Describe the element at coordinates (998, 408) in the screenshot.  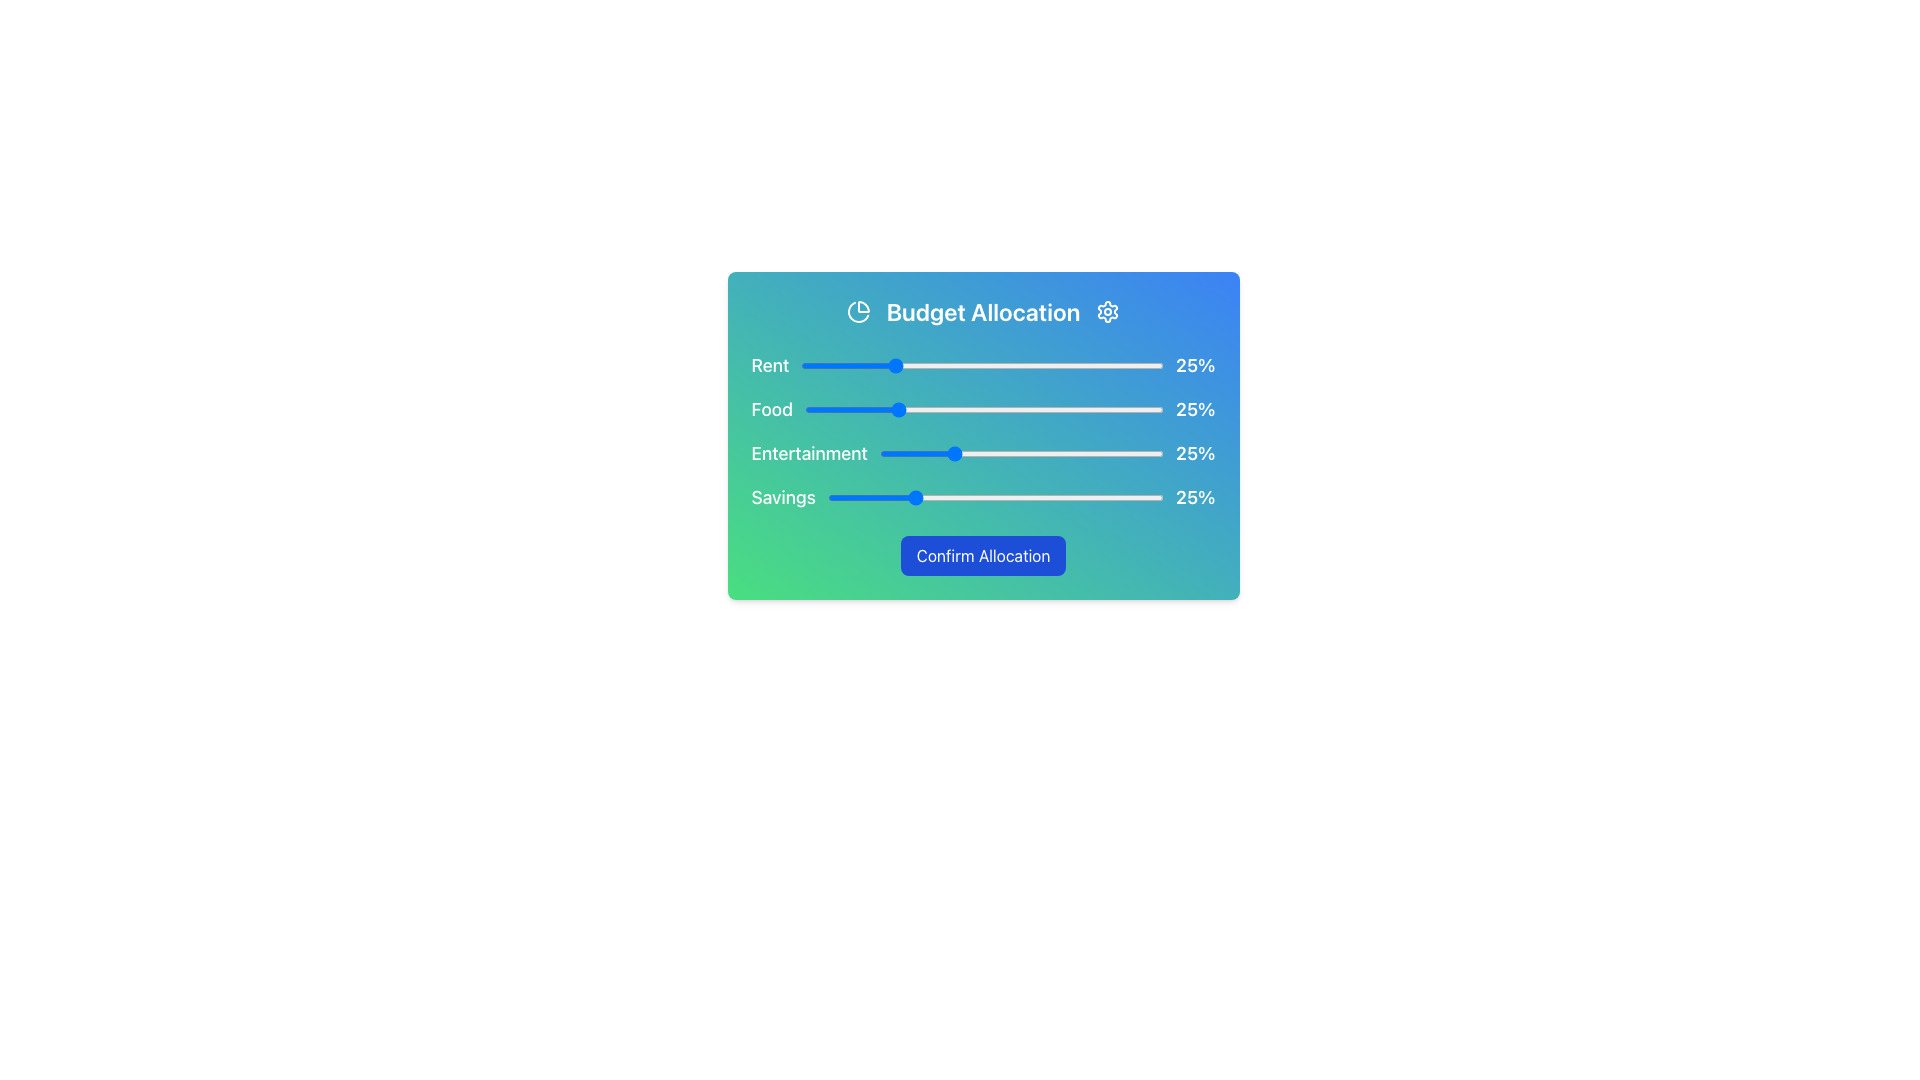
I see `the Food allocation slider` at that location.